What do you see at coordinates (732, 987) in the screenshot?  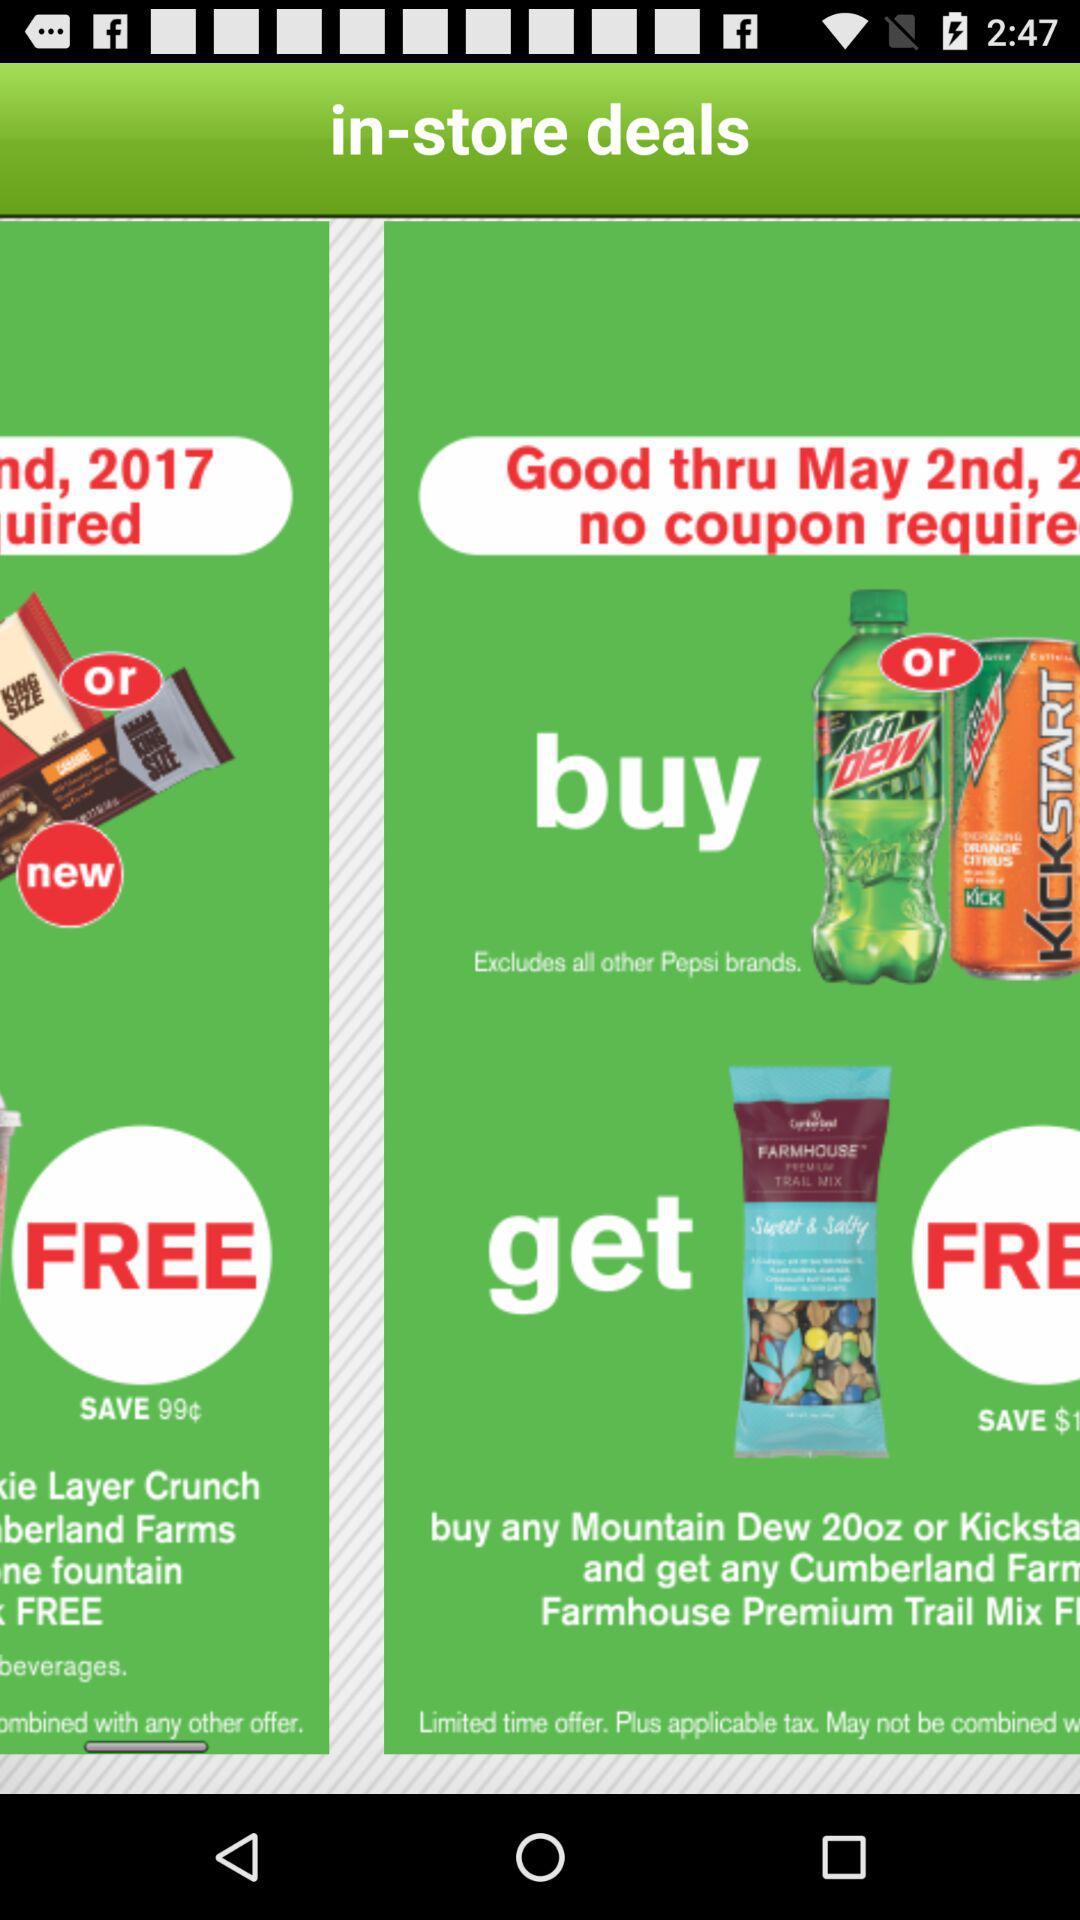 I see `icon on the right` at bounding box center [732, 987].